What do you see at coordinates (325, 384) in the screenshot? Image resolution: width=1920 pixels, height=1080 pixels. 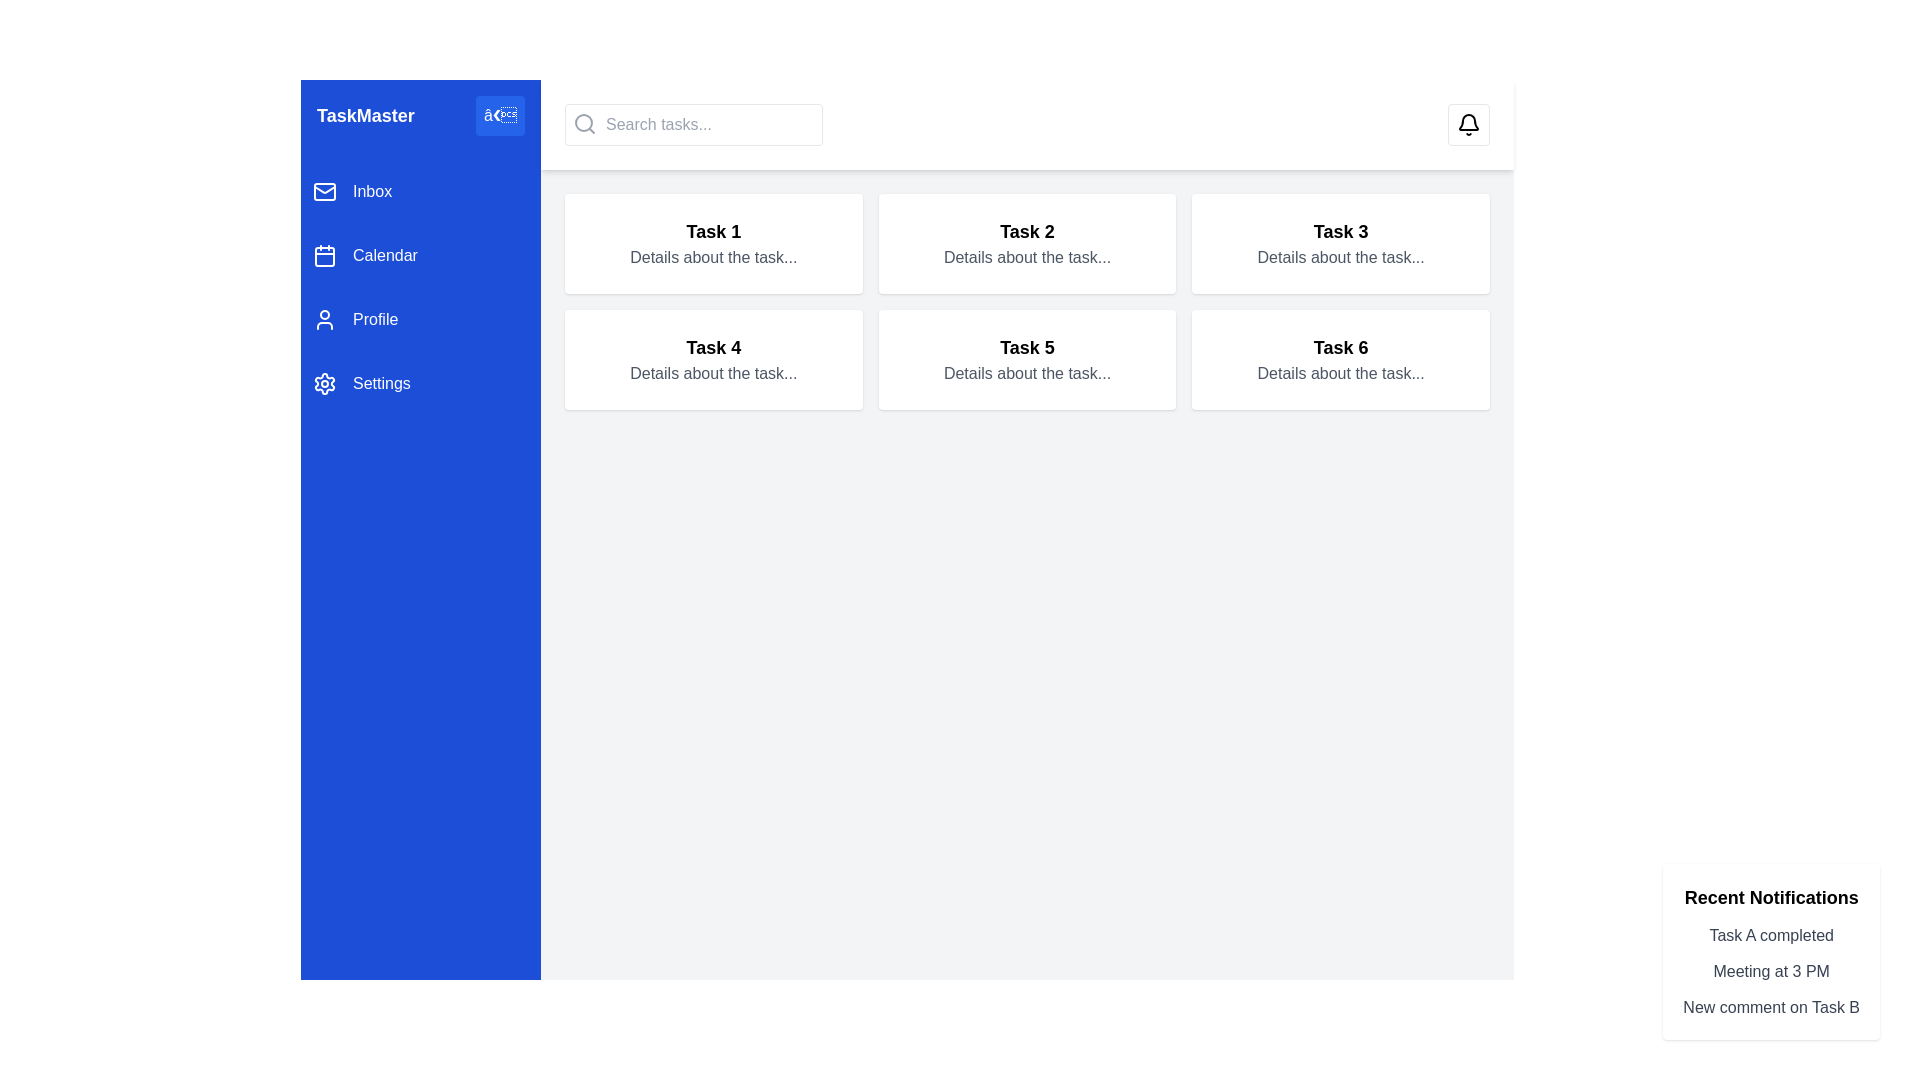 I see `the gear icon located in the left sidebar, directly above the 'Settings' text label` at bounding box center [325, 384].